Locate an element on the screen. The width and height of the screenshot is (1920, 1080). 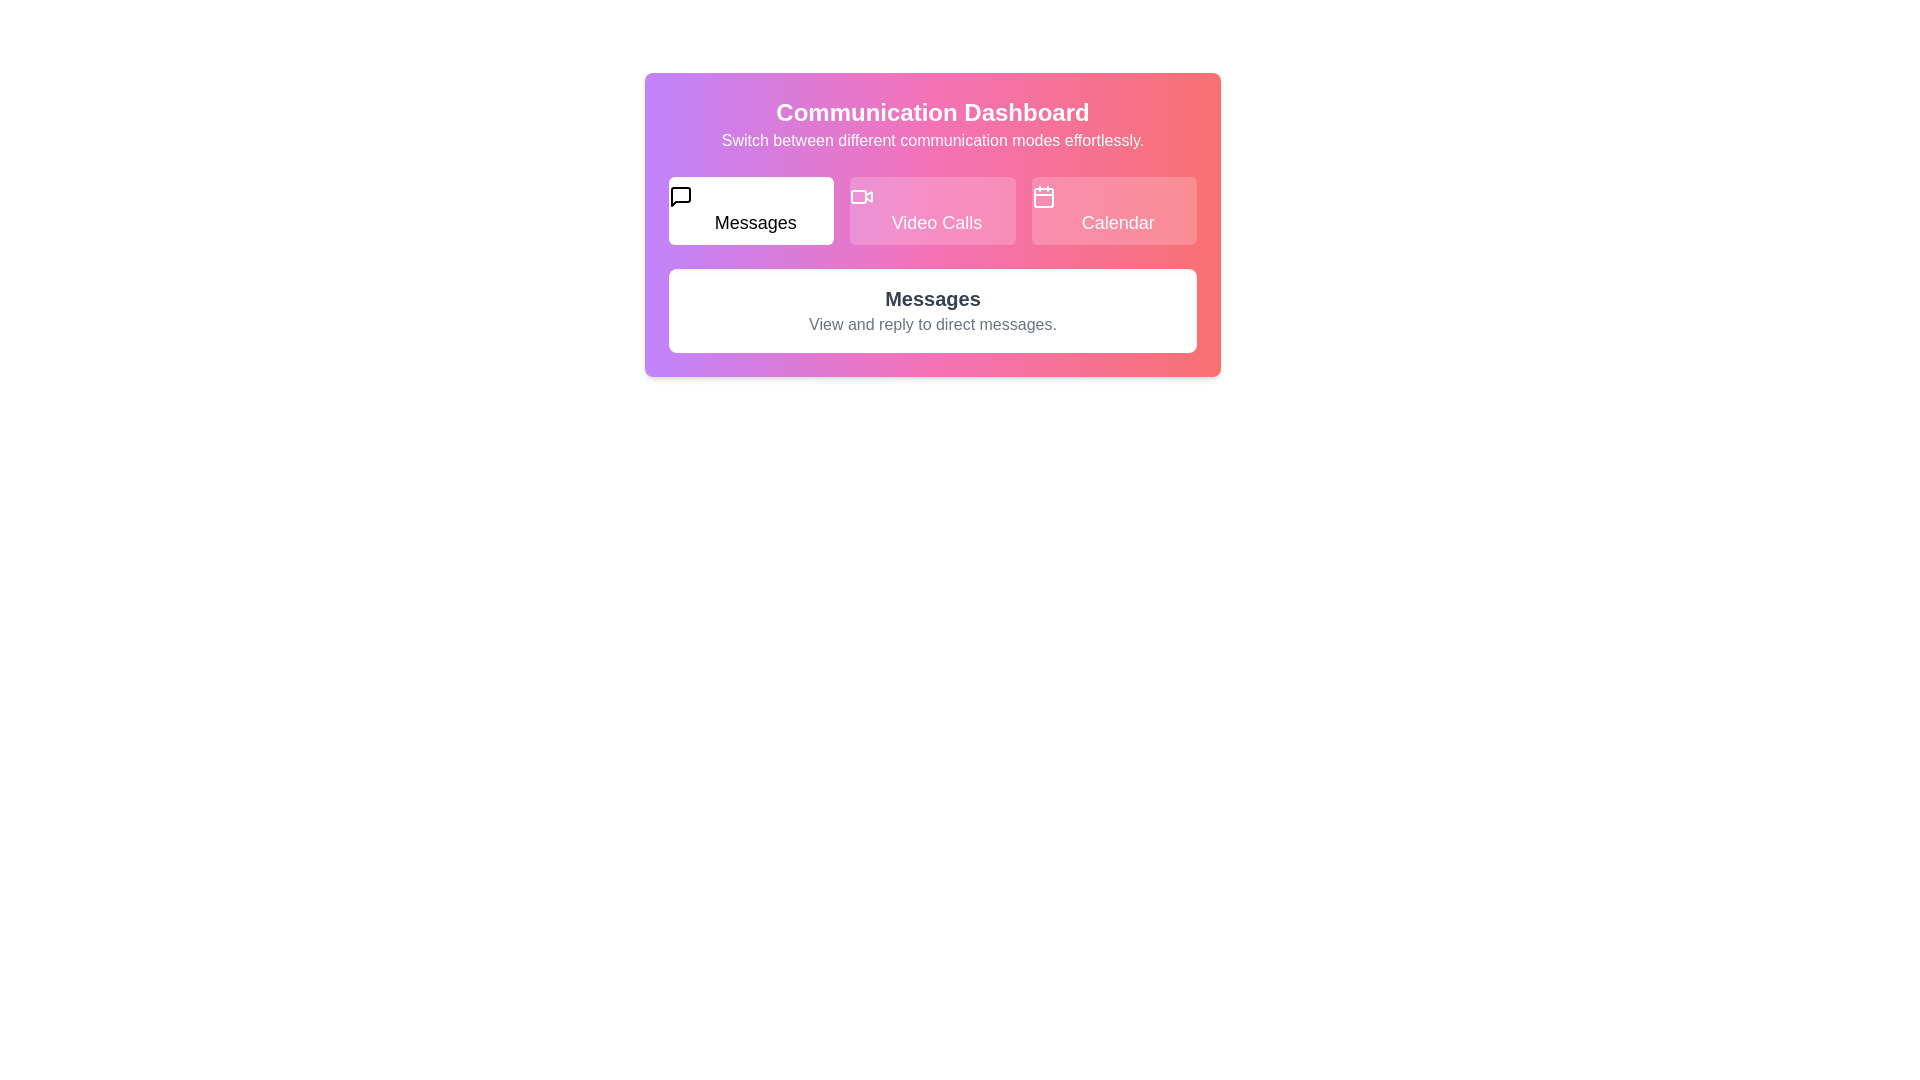
the Video Calls tab to explore its content is located at coordinates (931, 211).